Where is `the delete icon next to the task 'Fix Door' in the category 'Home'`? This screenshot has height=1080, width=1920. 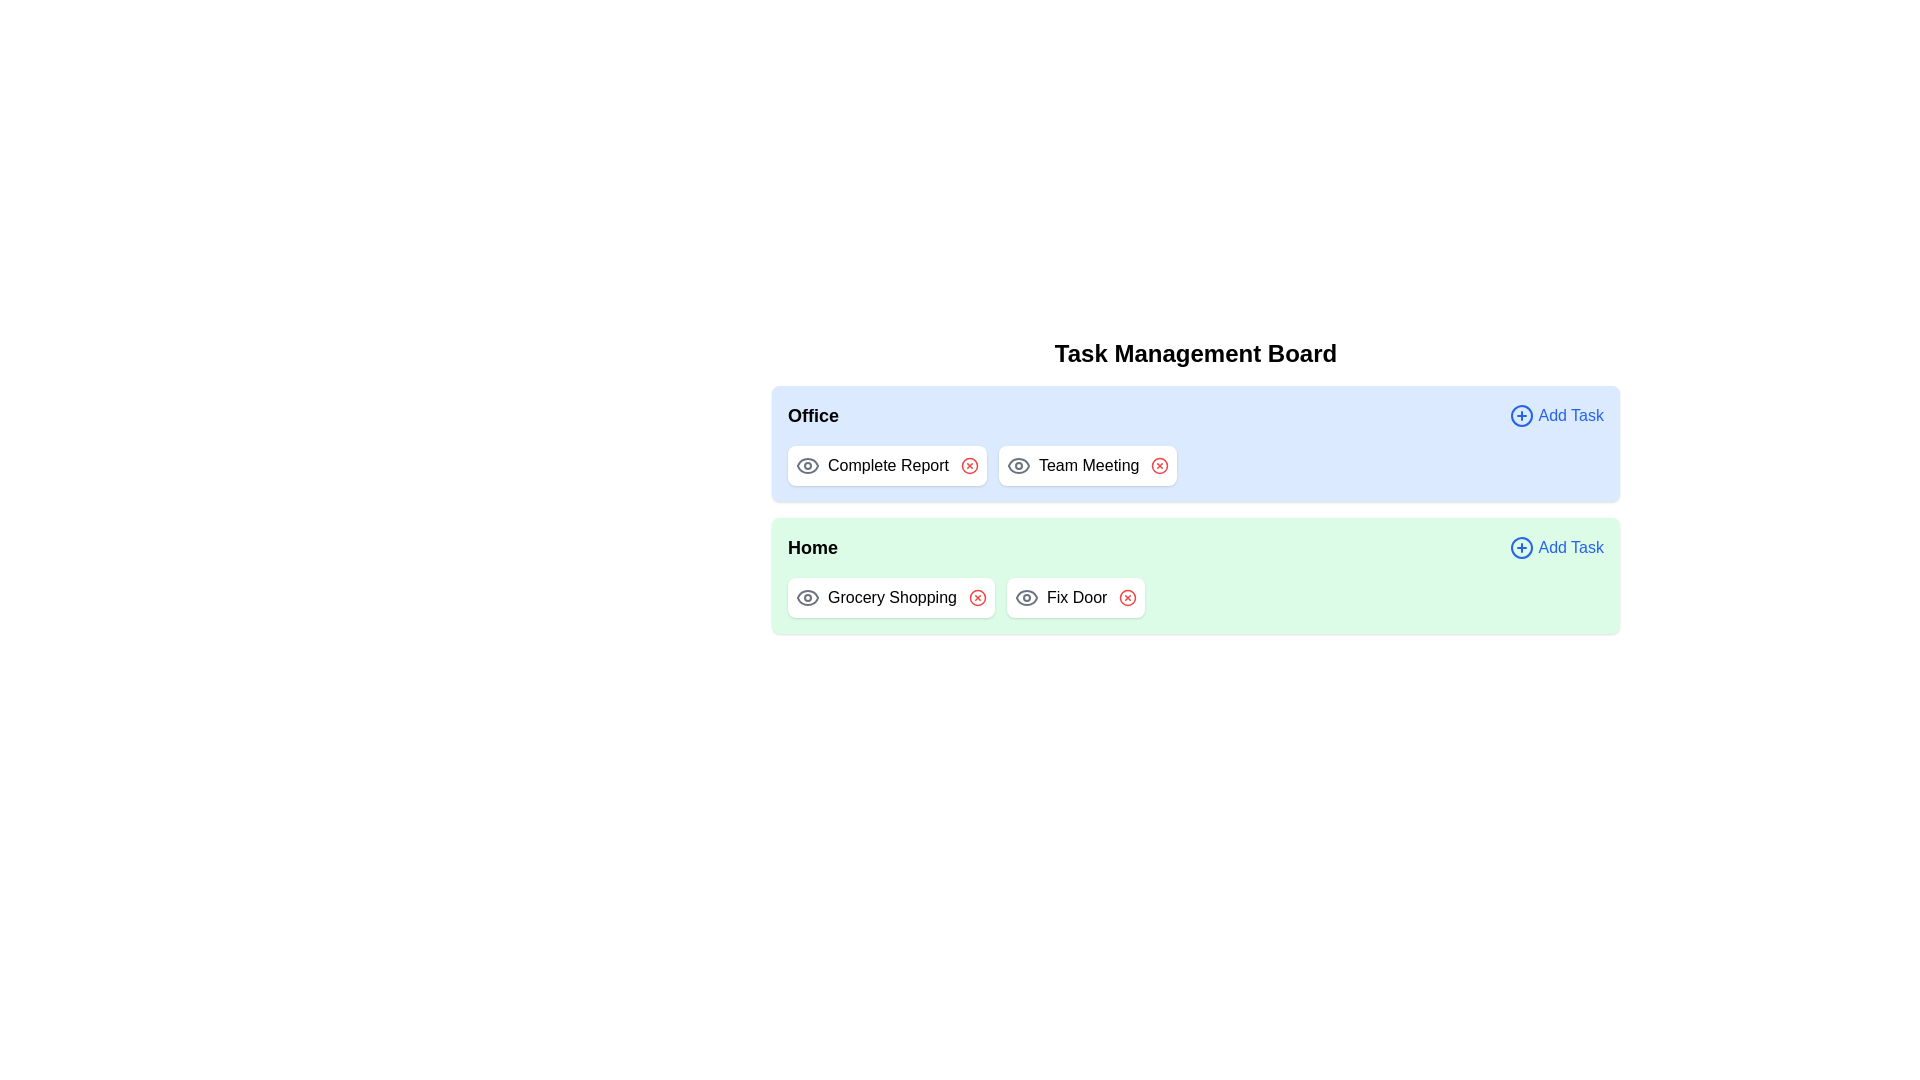
the delete icon next to the task 'Fix Door' in the category 'Home' is located at coordinates (1128, 596).